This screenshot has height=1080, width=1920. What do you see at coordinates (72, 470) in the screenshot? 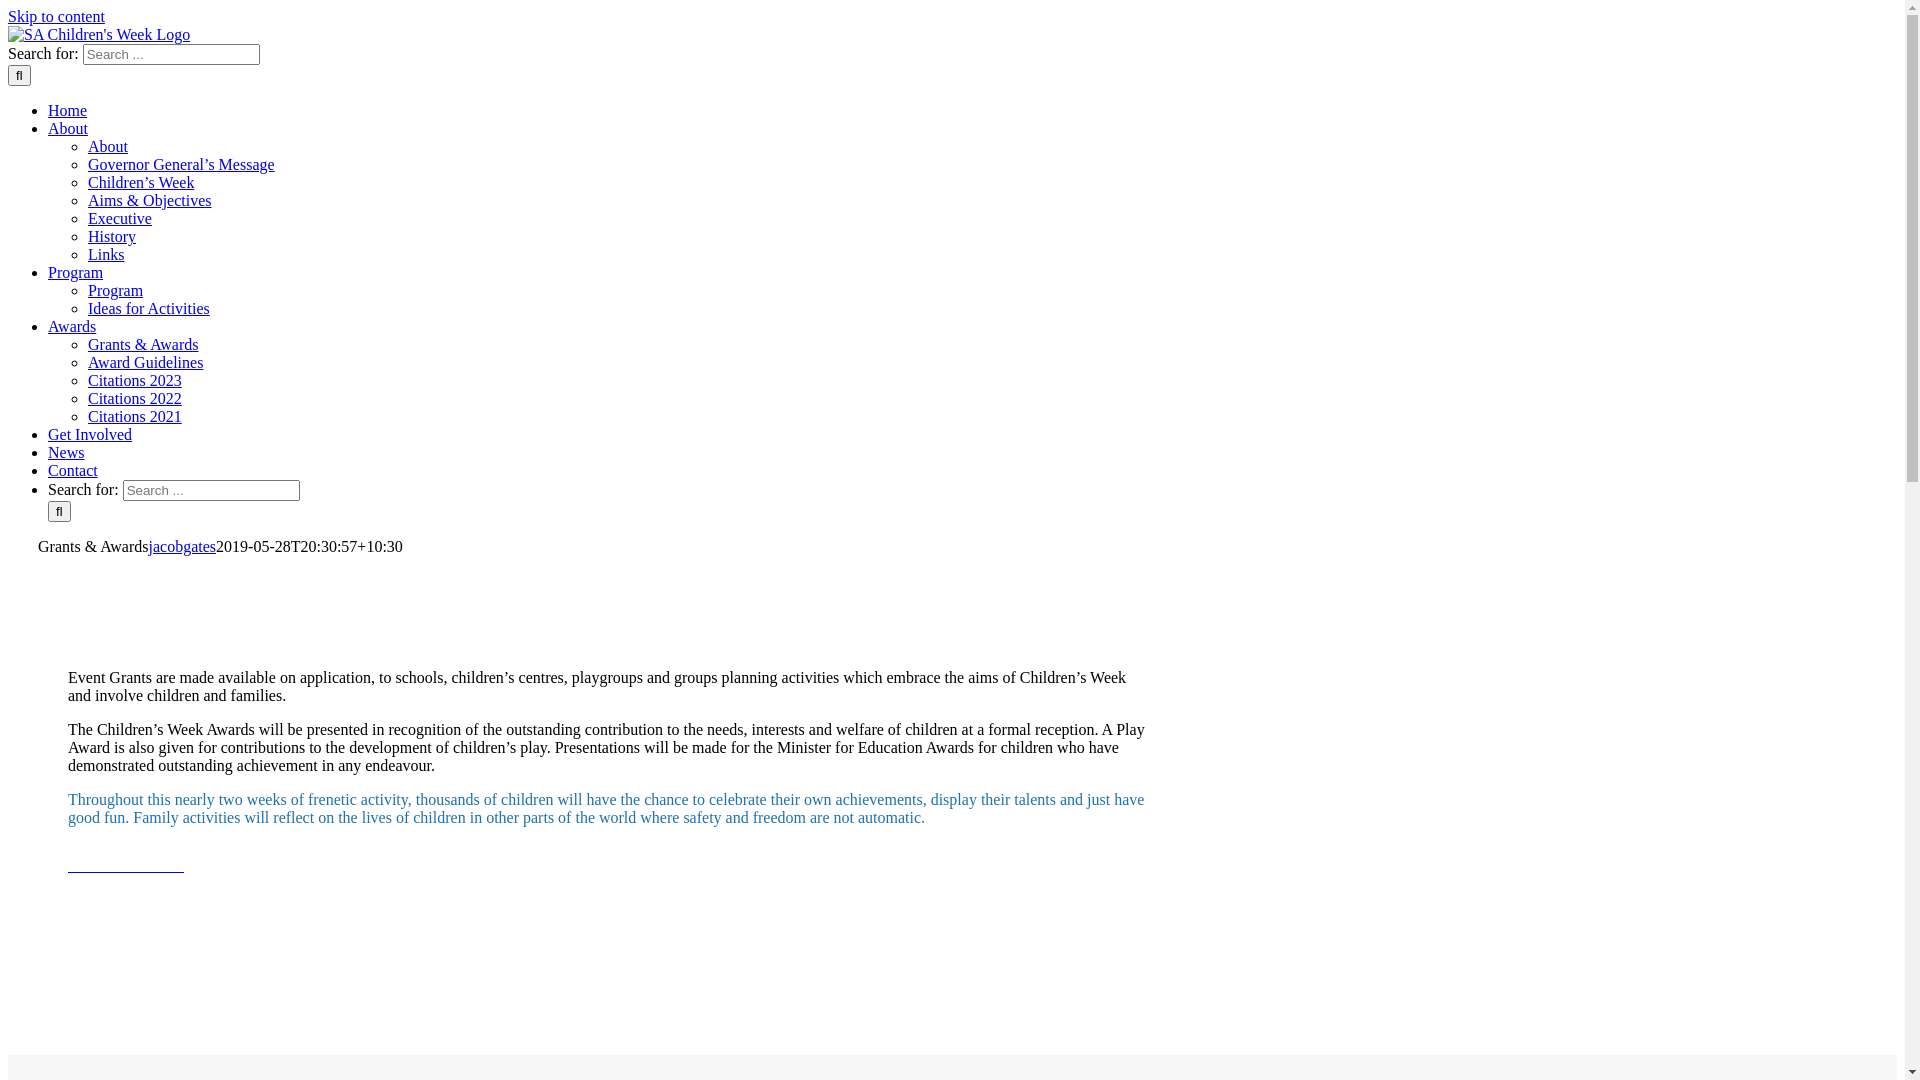
I see `'Contact'` at bounding box center [72, 470].